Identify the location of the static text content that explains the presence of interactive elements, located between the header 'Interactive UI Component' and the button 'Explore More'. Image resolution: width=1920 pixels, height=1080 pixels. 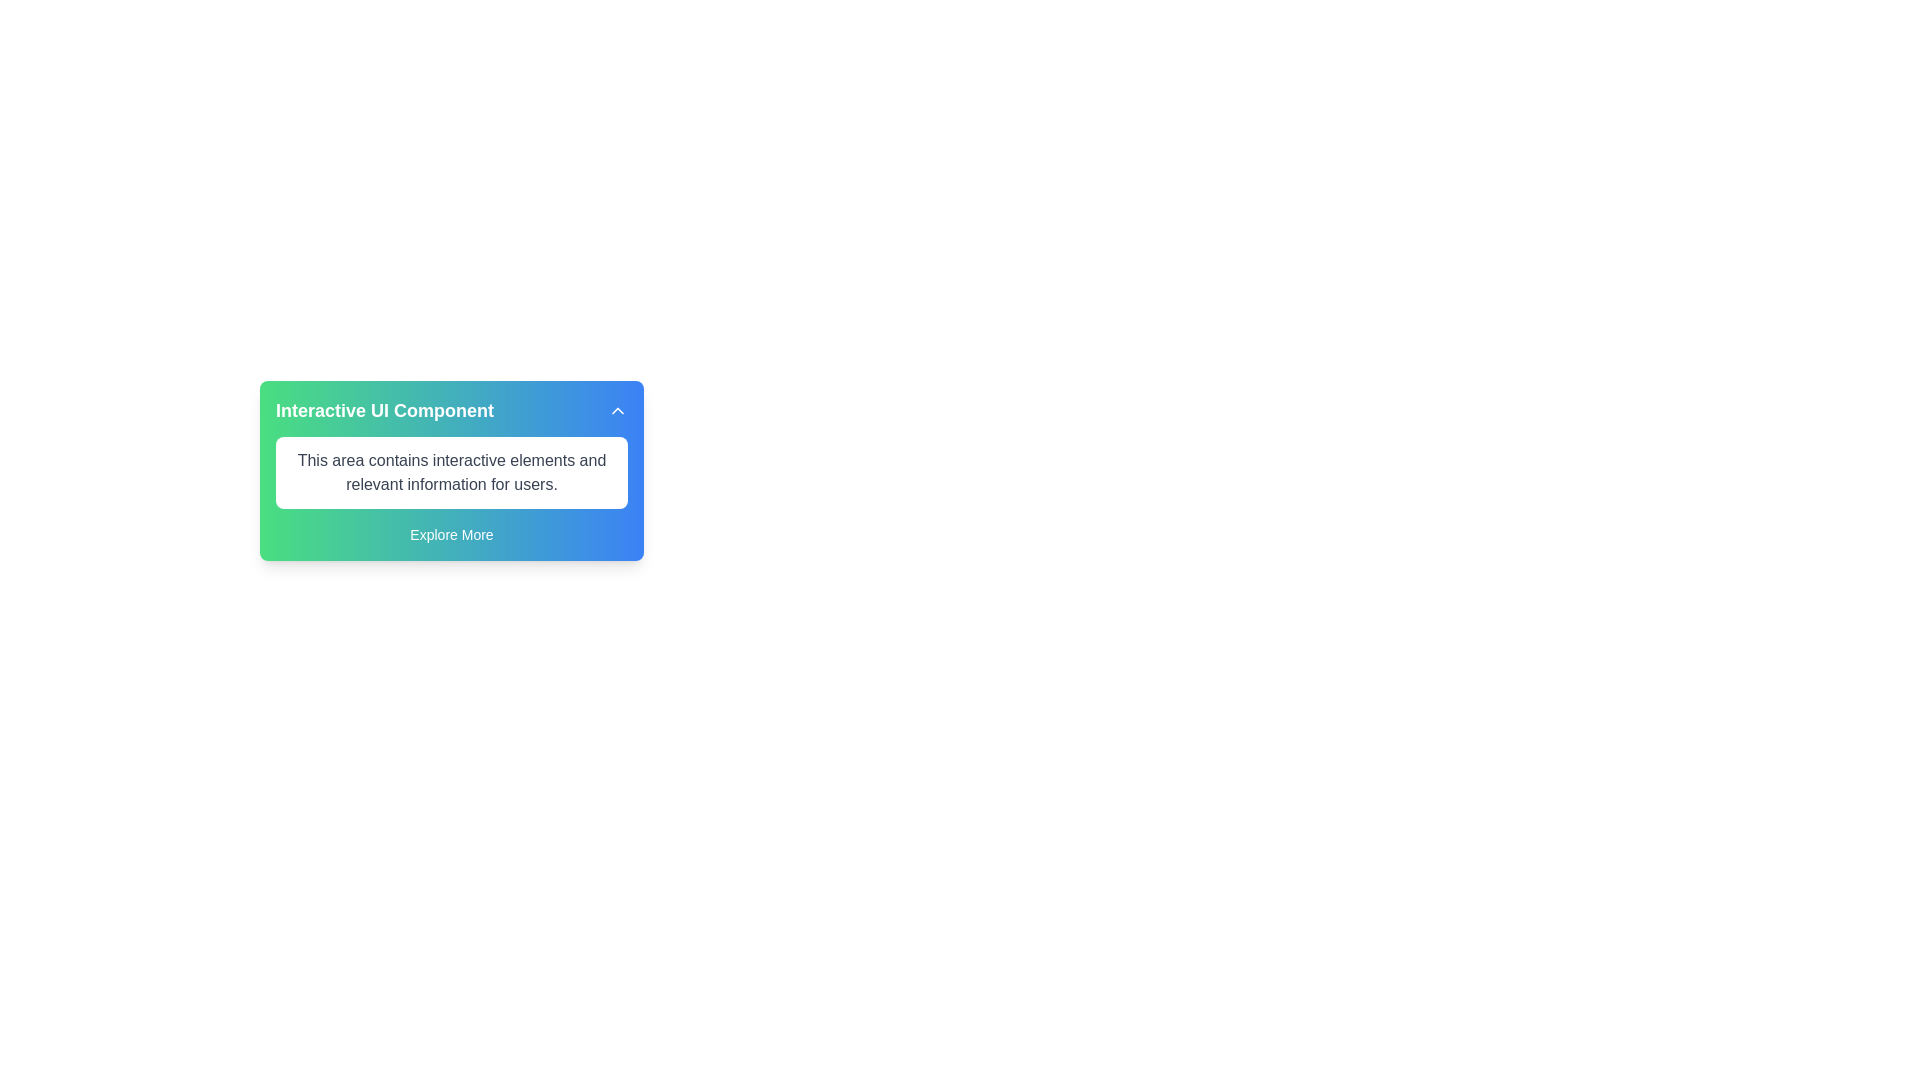
(450, 473).